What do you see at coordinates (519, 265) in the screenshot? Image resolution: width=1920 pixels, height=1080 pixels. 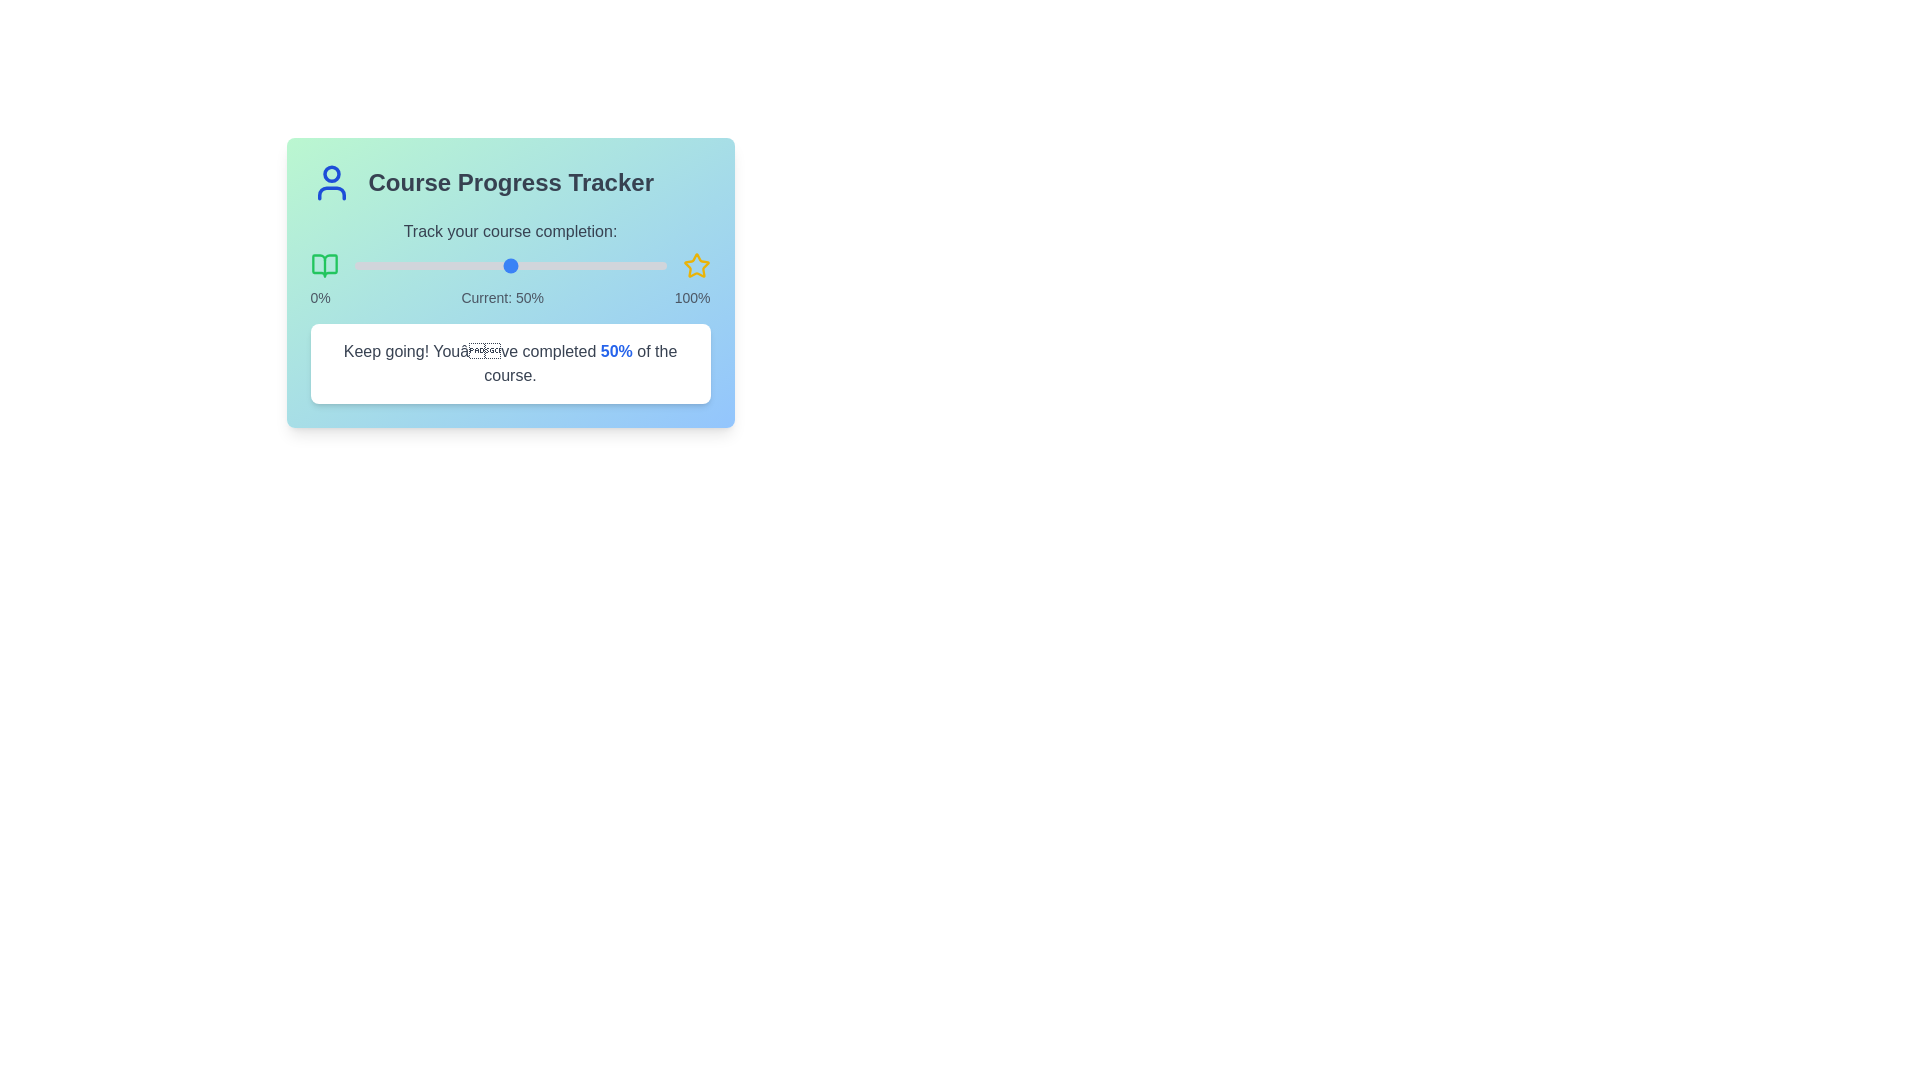 I see `the slider to 53% completion` at bounding box center [519, 265].